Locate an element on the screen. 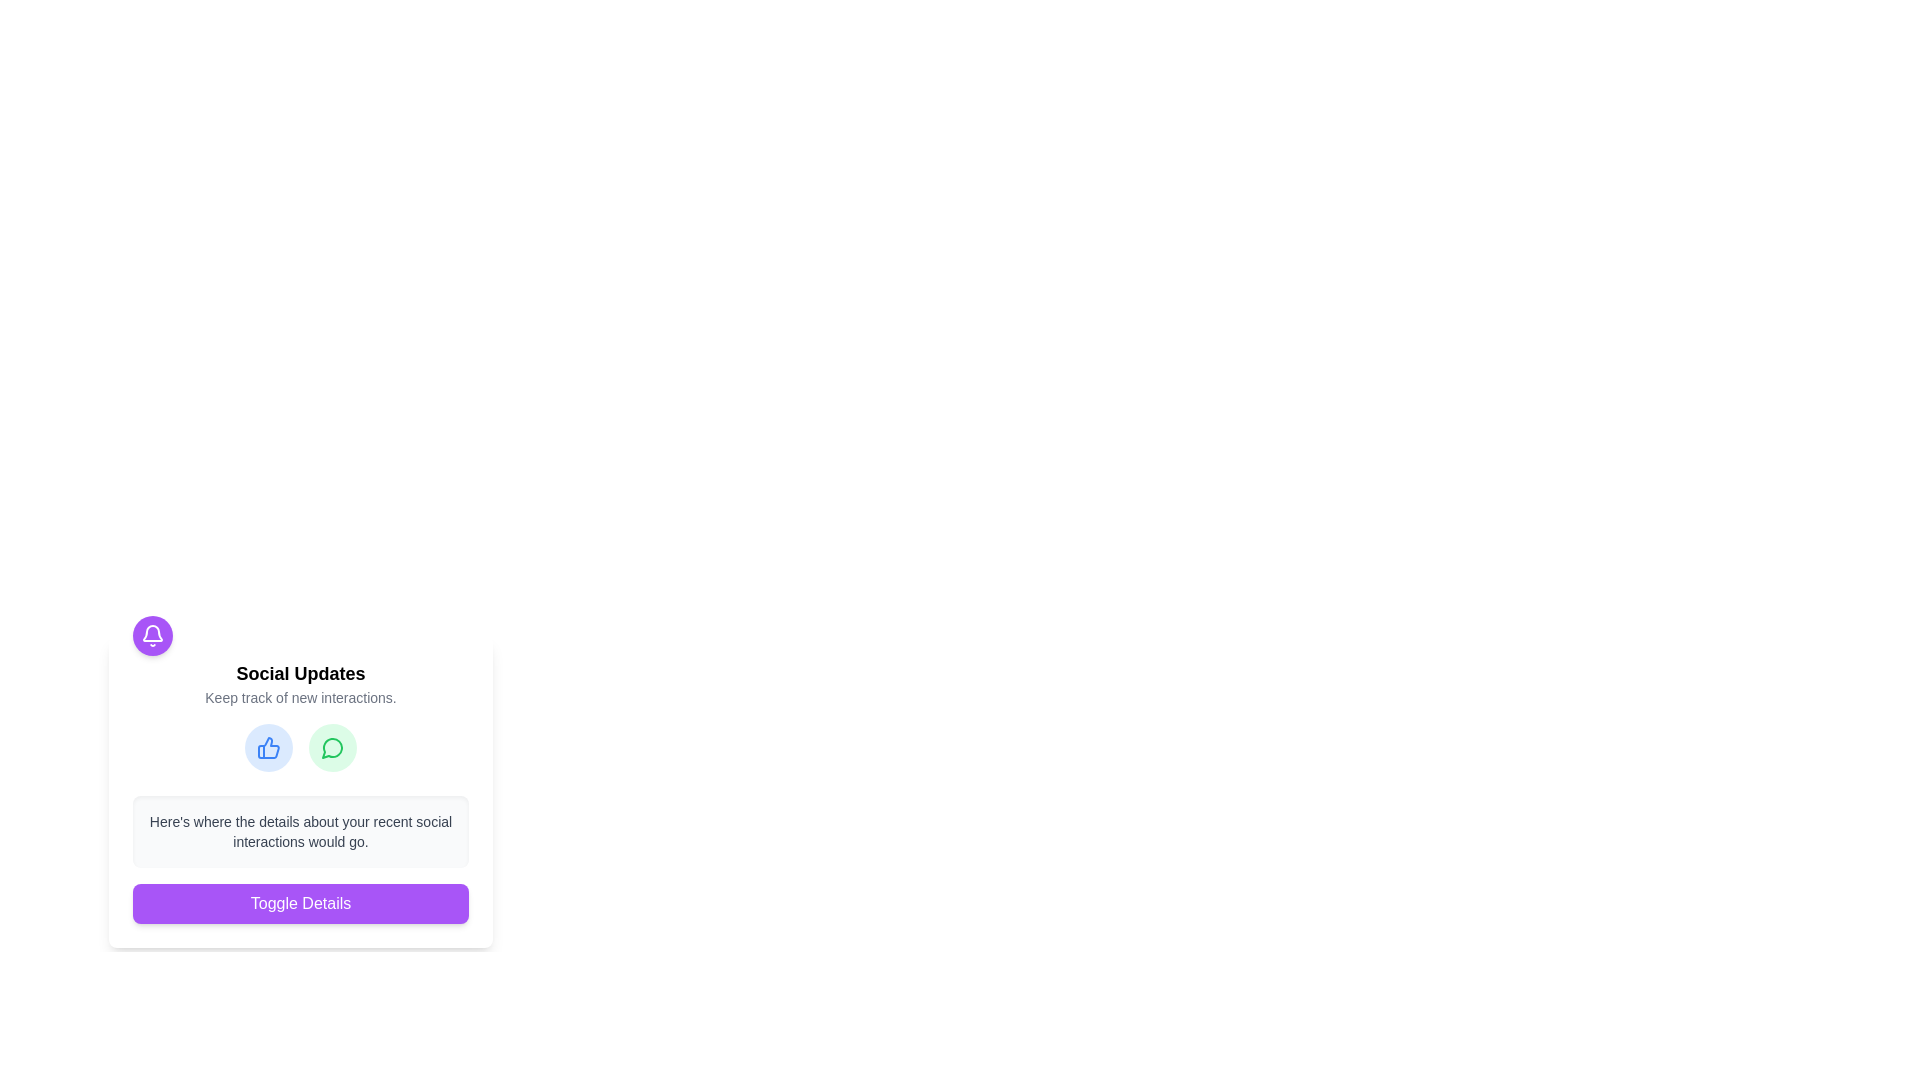 The width and height of the screenshot is (1920, 1080). the bell icon located in the top-left area of the 'Social Updates' card, which is centered within a purple circular background is located at coordinates (152, 636).